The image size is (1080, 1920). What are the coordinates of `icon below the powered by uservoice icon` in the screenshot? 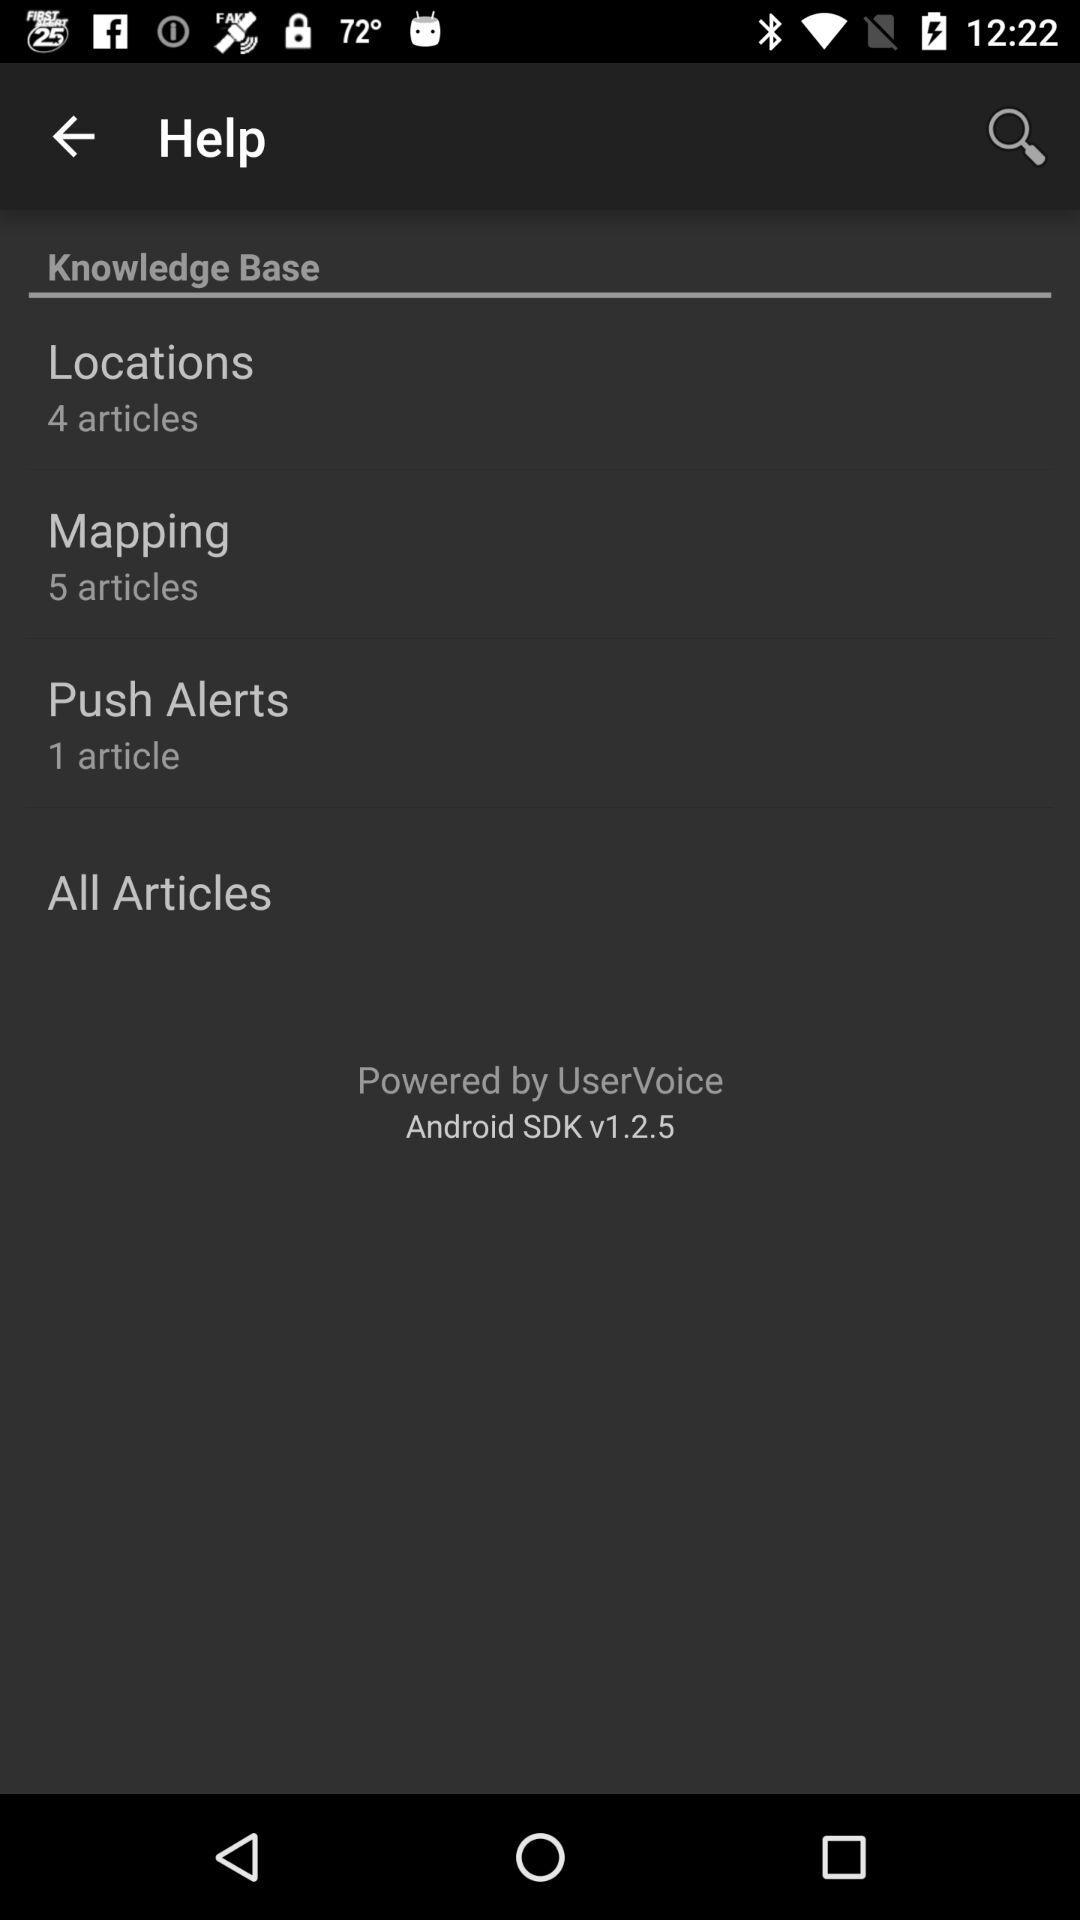 It's located at (540, 1125).